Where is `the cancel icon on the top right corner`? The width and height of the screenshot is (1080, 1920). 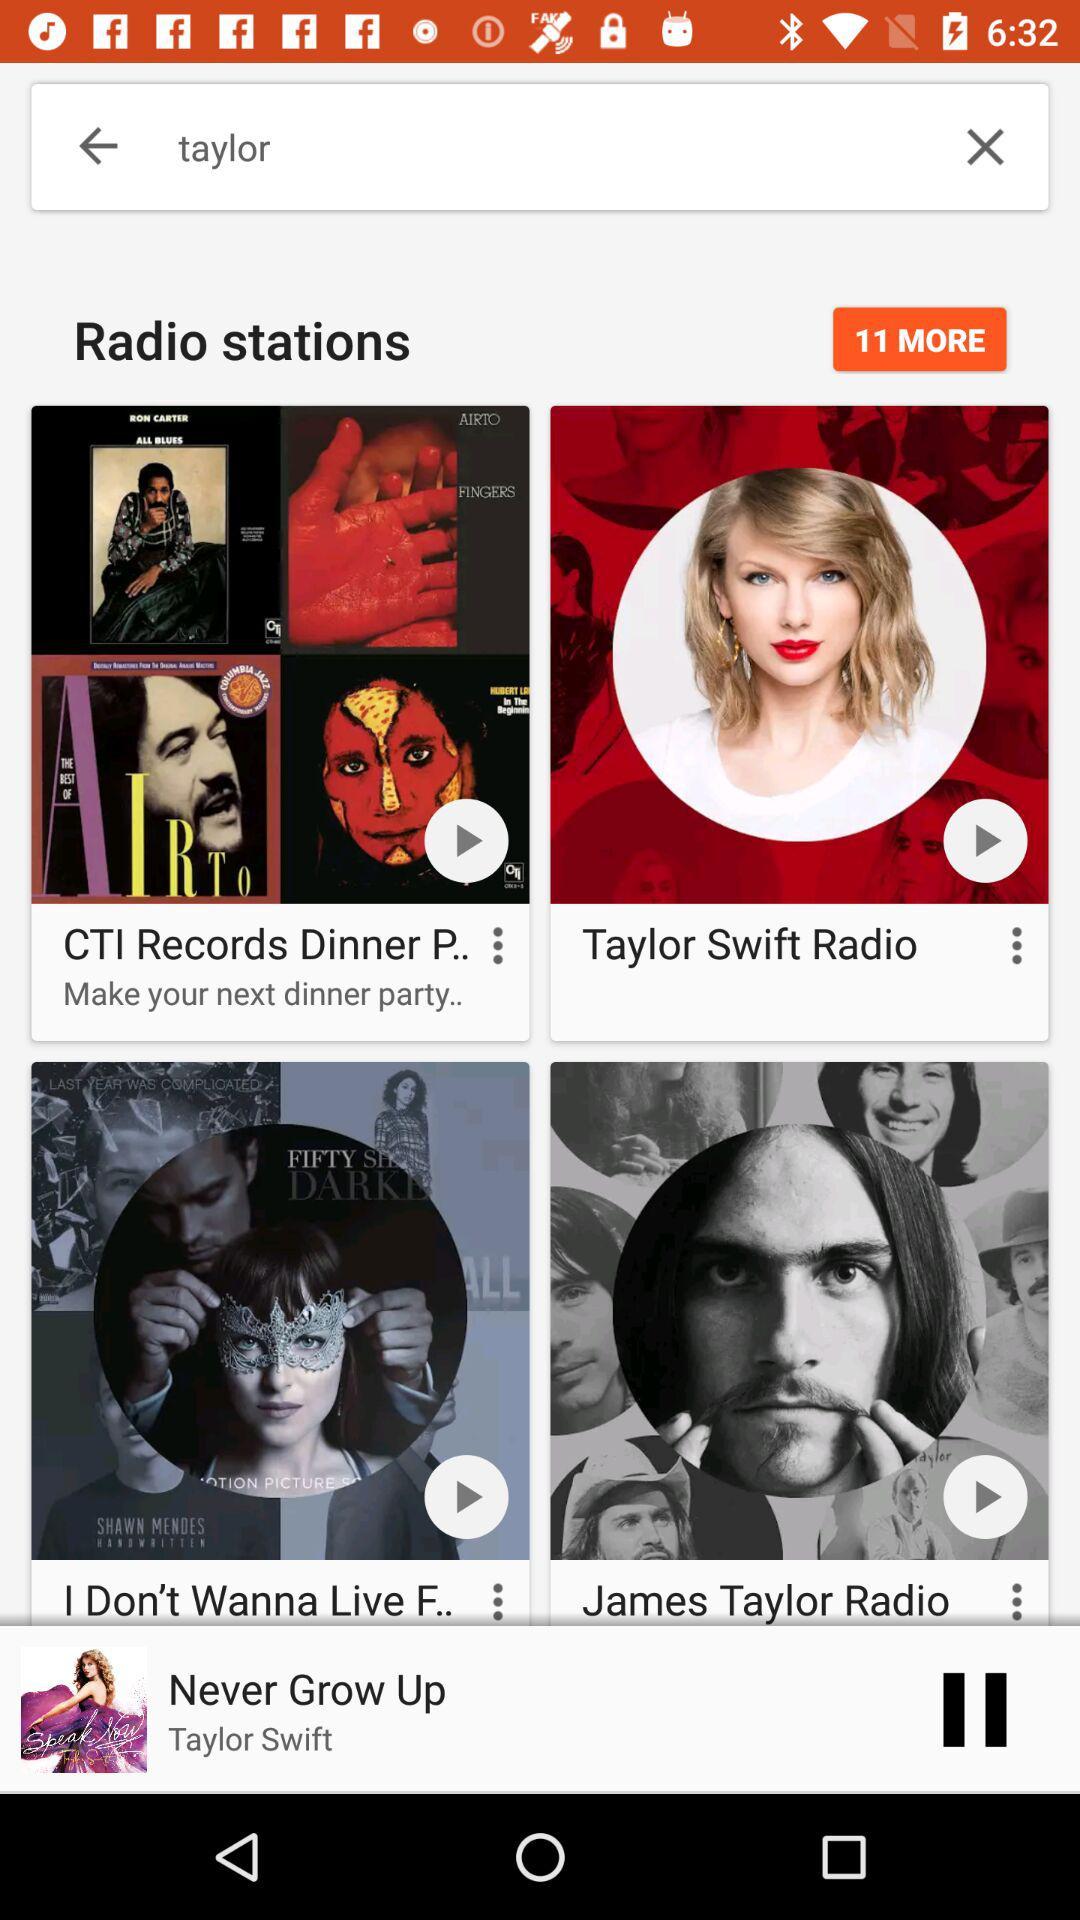 the cancel icon on the top right corner is located at coordinates (985, 146).